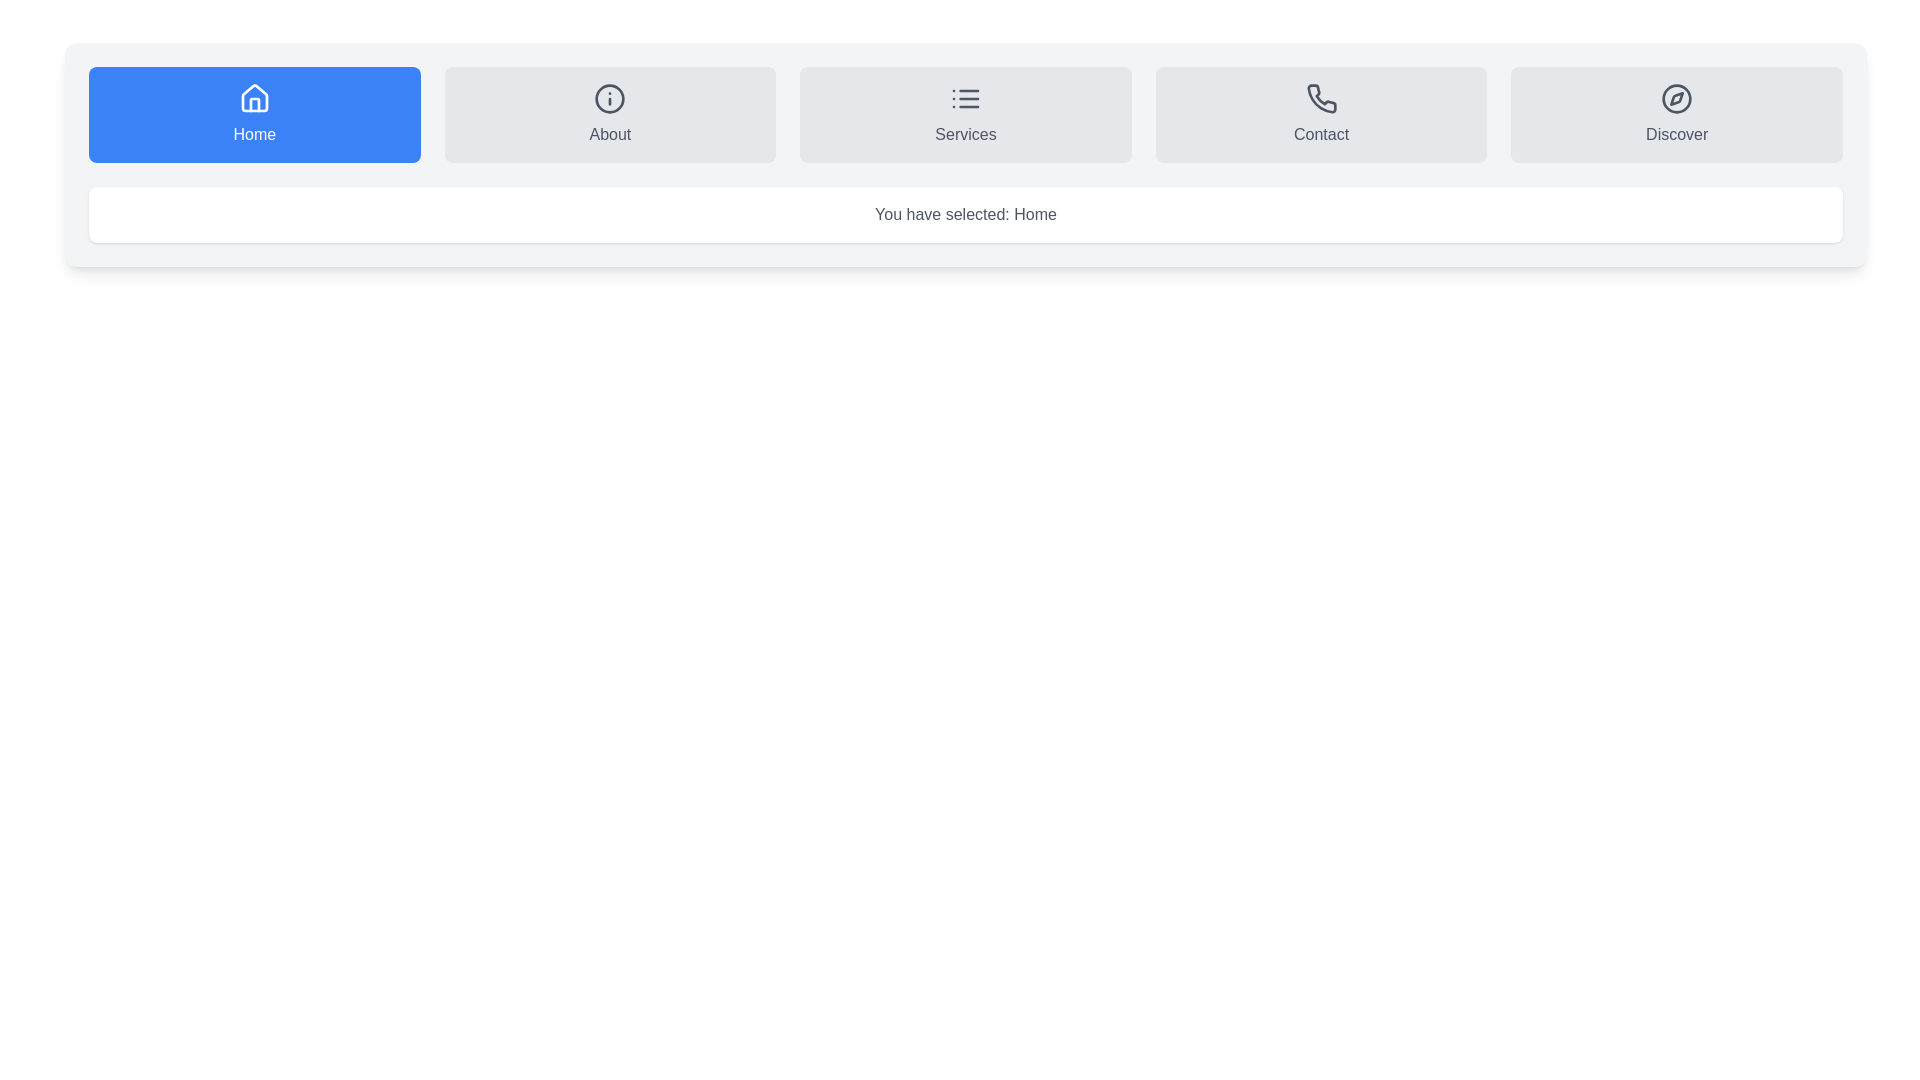 The width and height of the screenshot is (1920, 1080). Describe the element at coordinates (965, 135) in the screenshot. I see `the 'Services' text label in the navigation menu` at that location.